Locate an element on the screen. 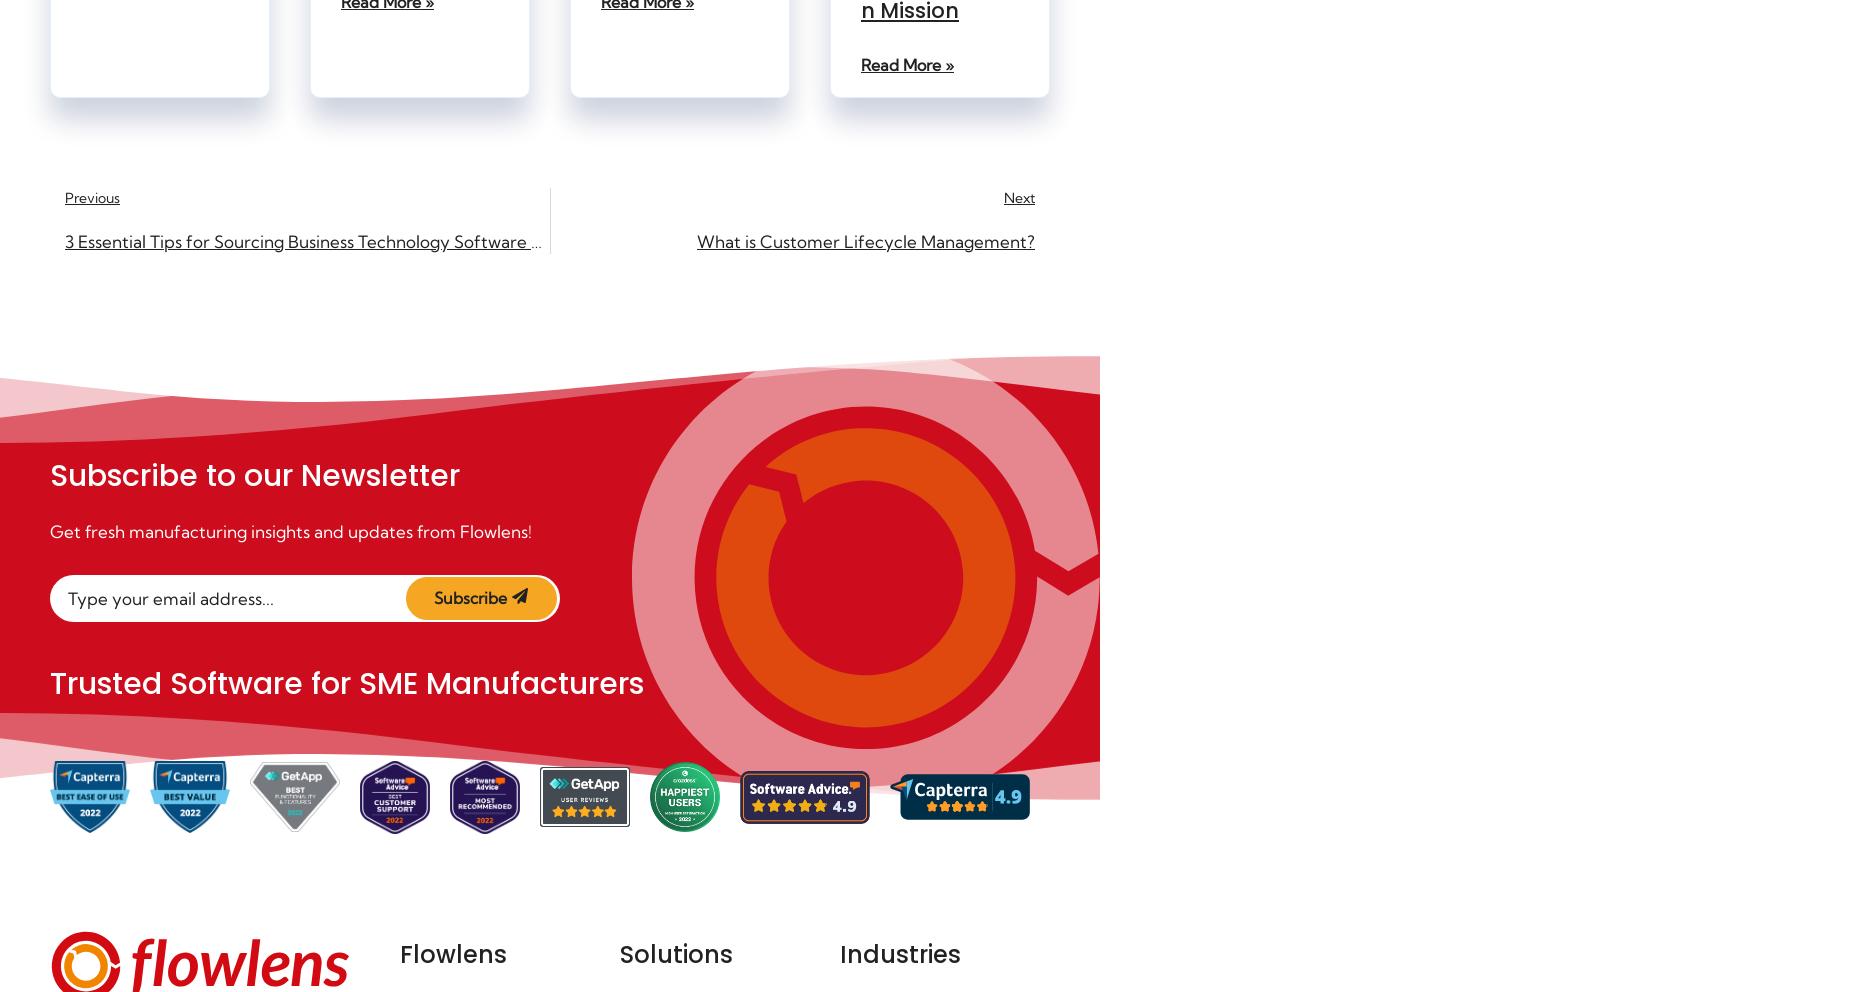 The width and height of the screenshot is (1869, 992). 'Read More »' is located at coordinates (861, 63).